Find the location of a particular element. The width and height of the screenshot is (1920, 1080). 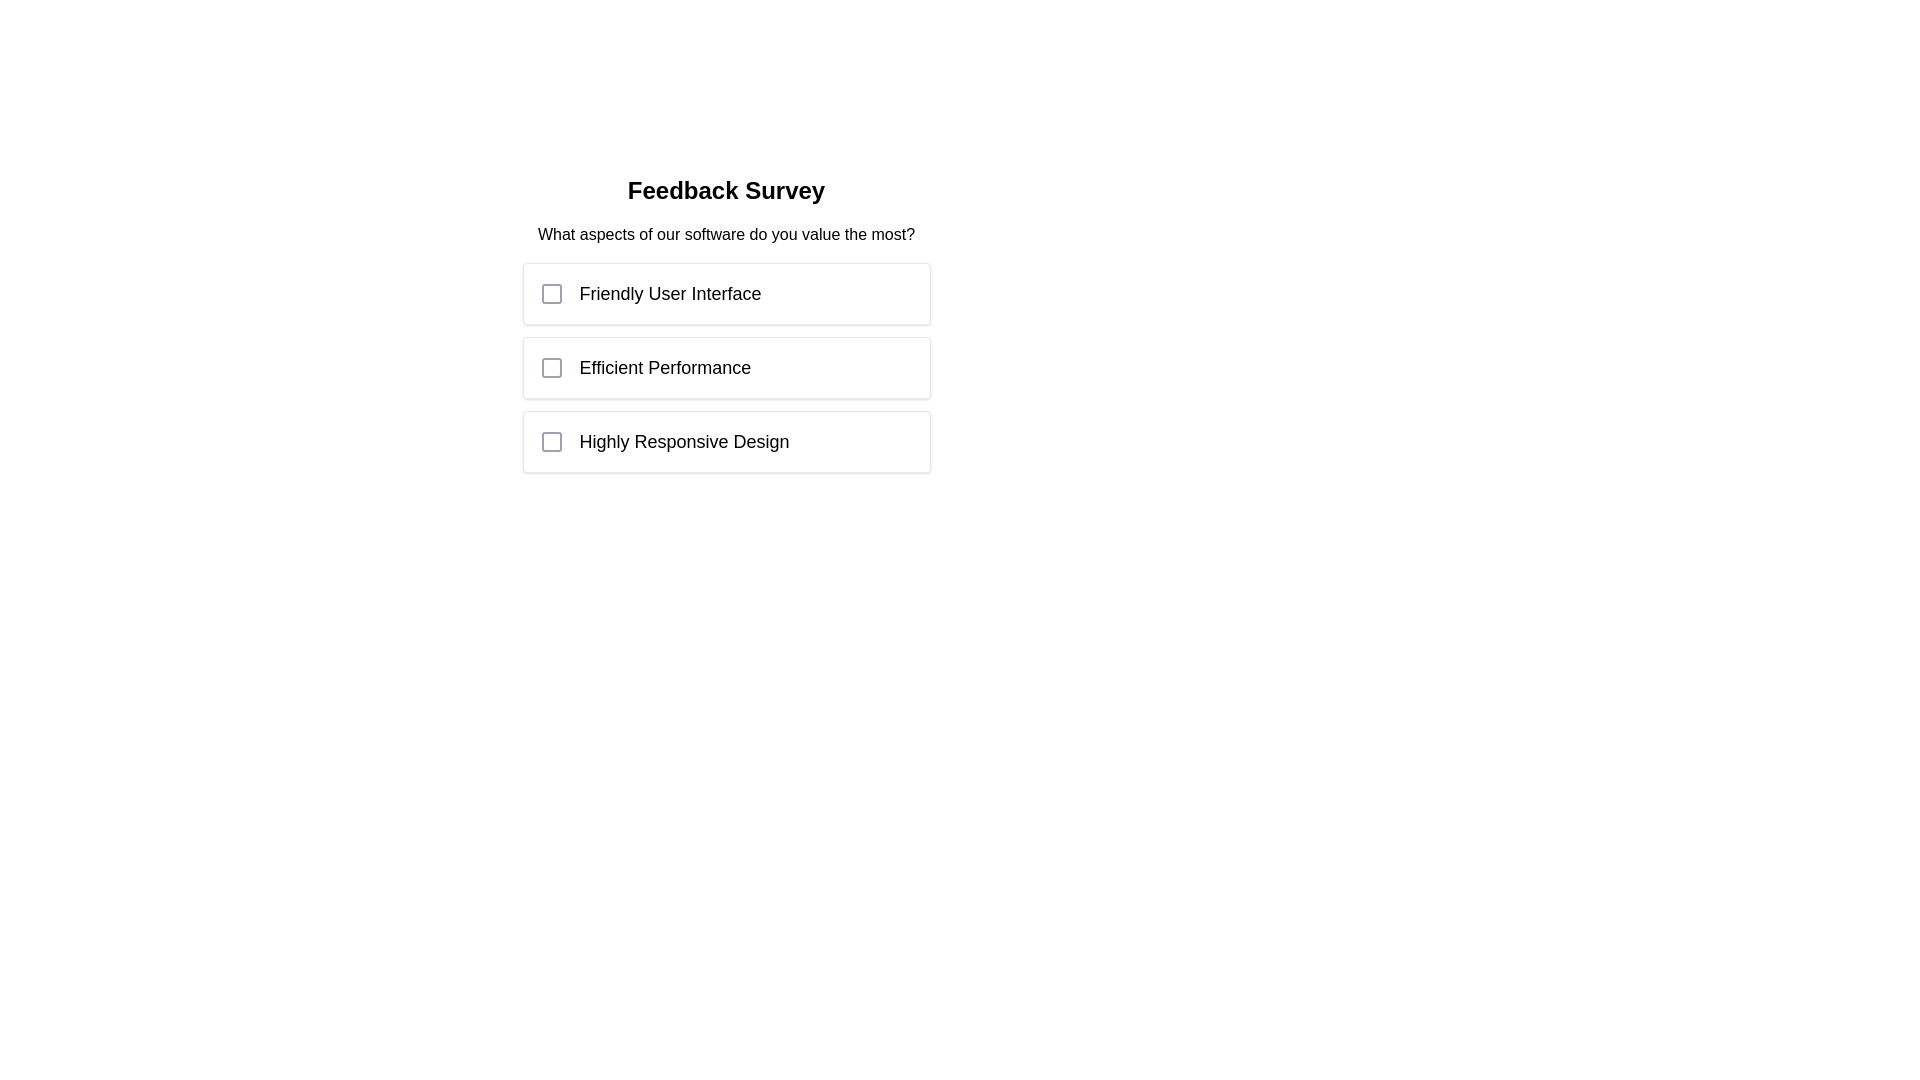

the text label that describes the third selectable option in the survey, which follows 'Friendly User Interface' and 'Efficient Performance' is located at coordinates (684, 441).